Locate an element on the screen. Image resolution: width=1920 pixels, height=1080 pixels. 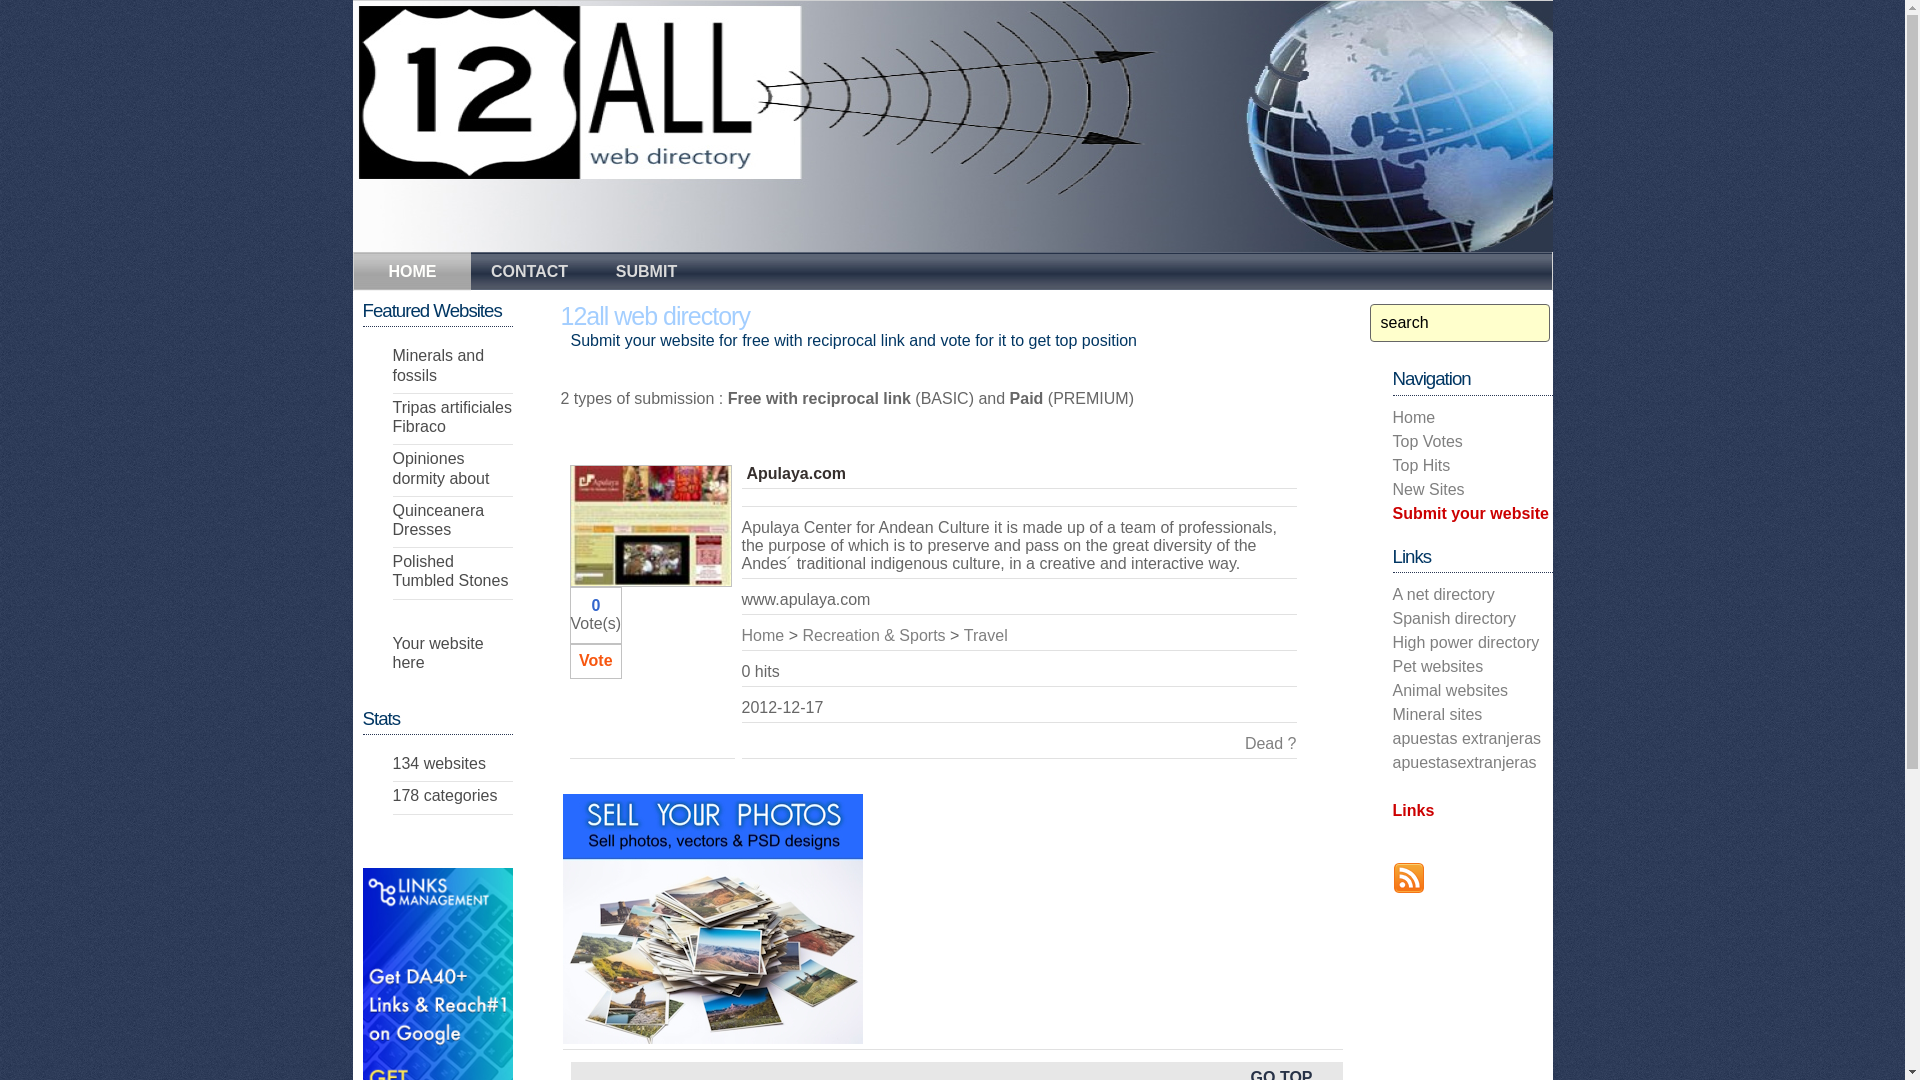
'Vote' is located at coordinates (594, 660).